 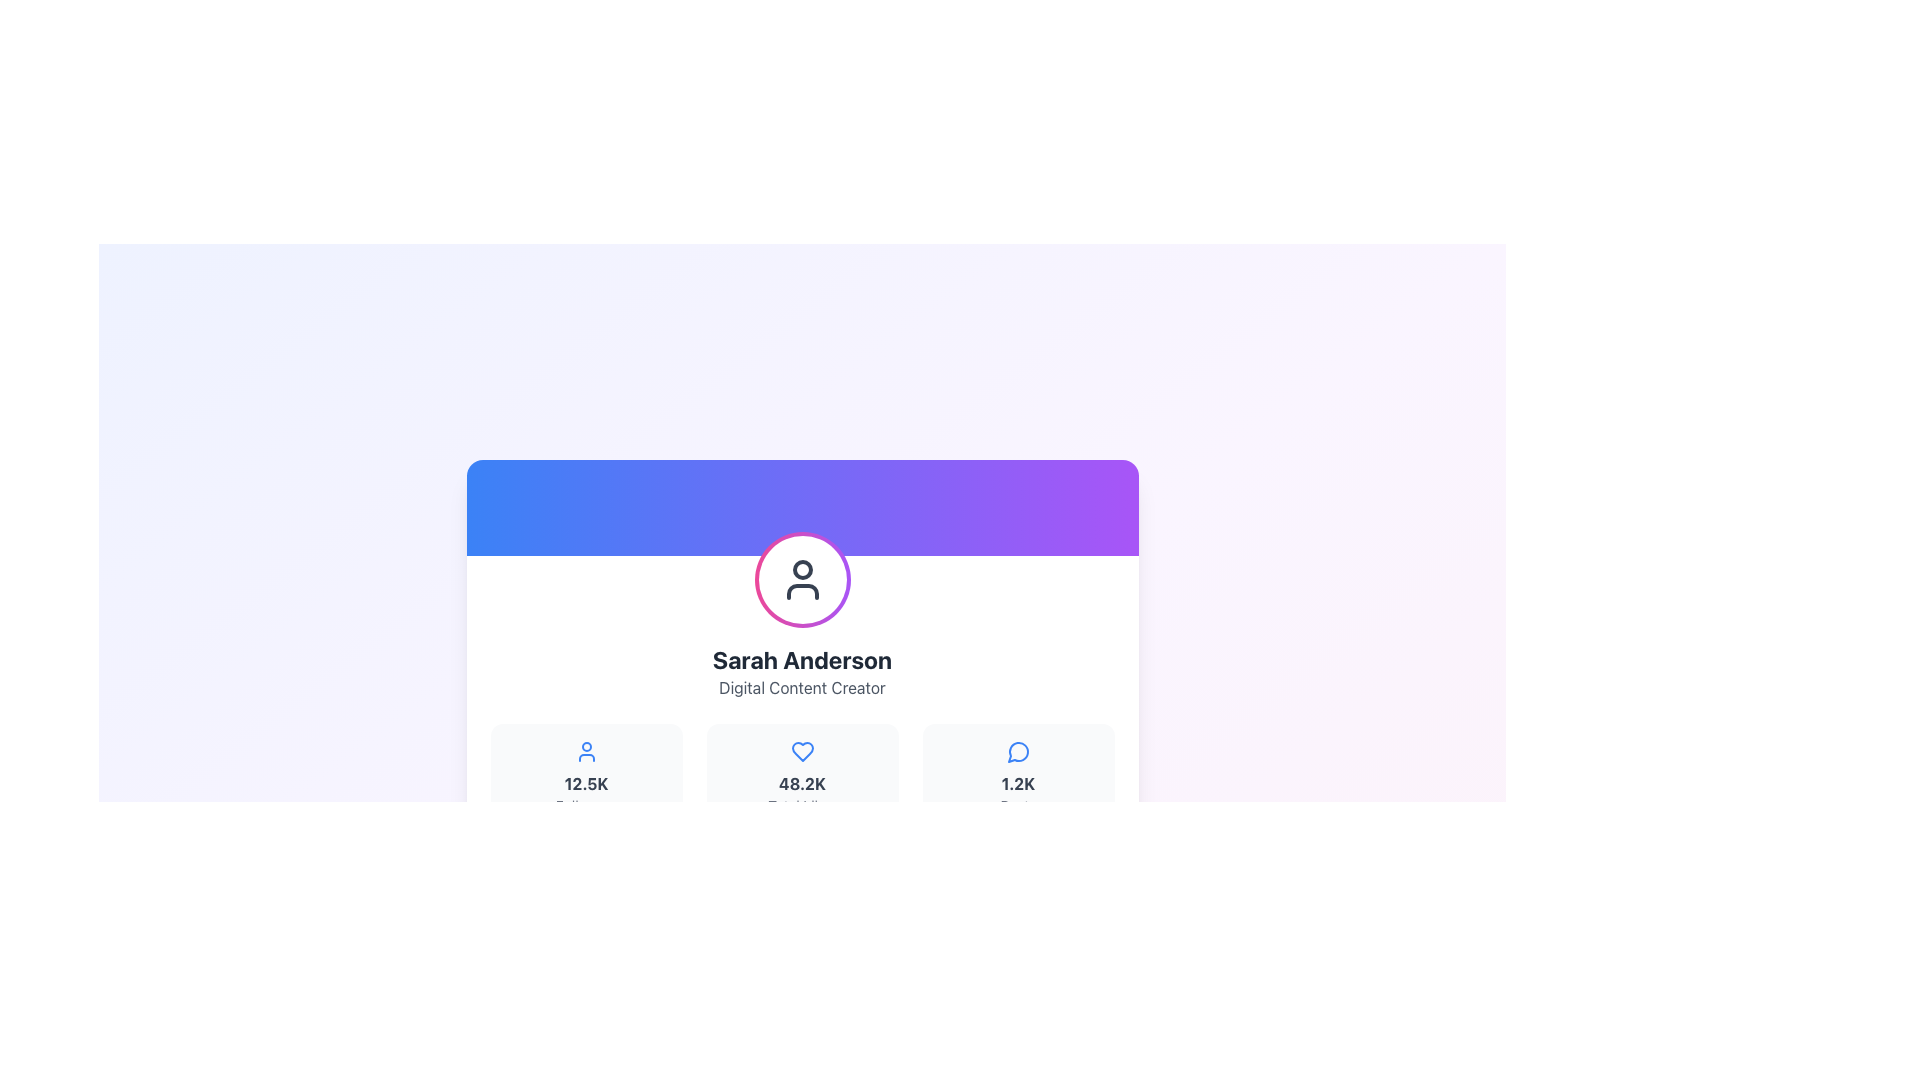 What do you see at coordinates (585, 777) in the screenshot?
I see `the informational display card that shows the number of followers associated with the profile, positioned as the first card in a horizontal row beneath the profile header` at bounding box center [585, 777].